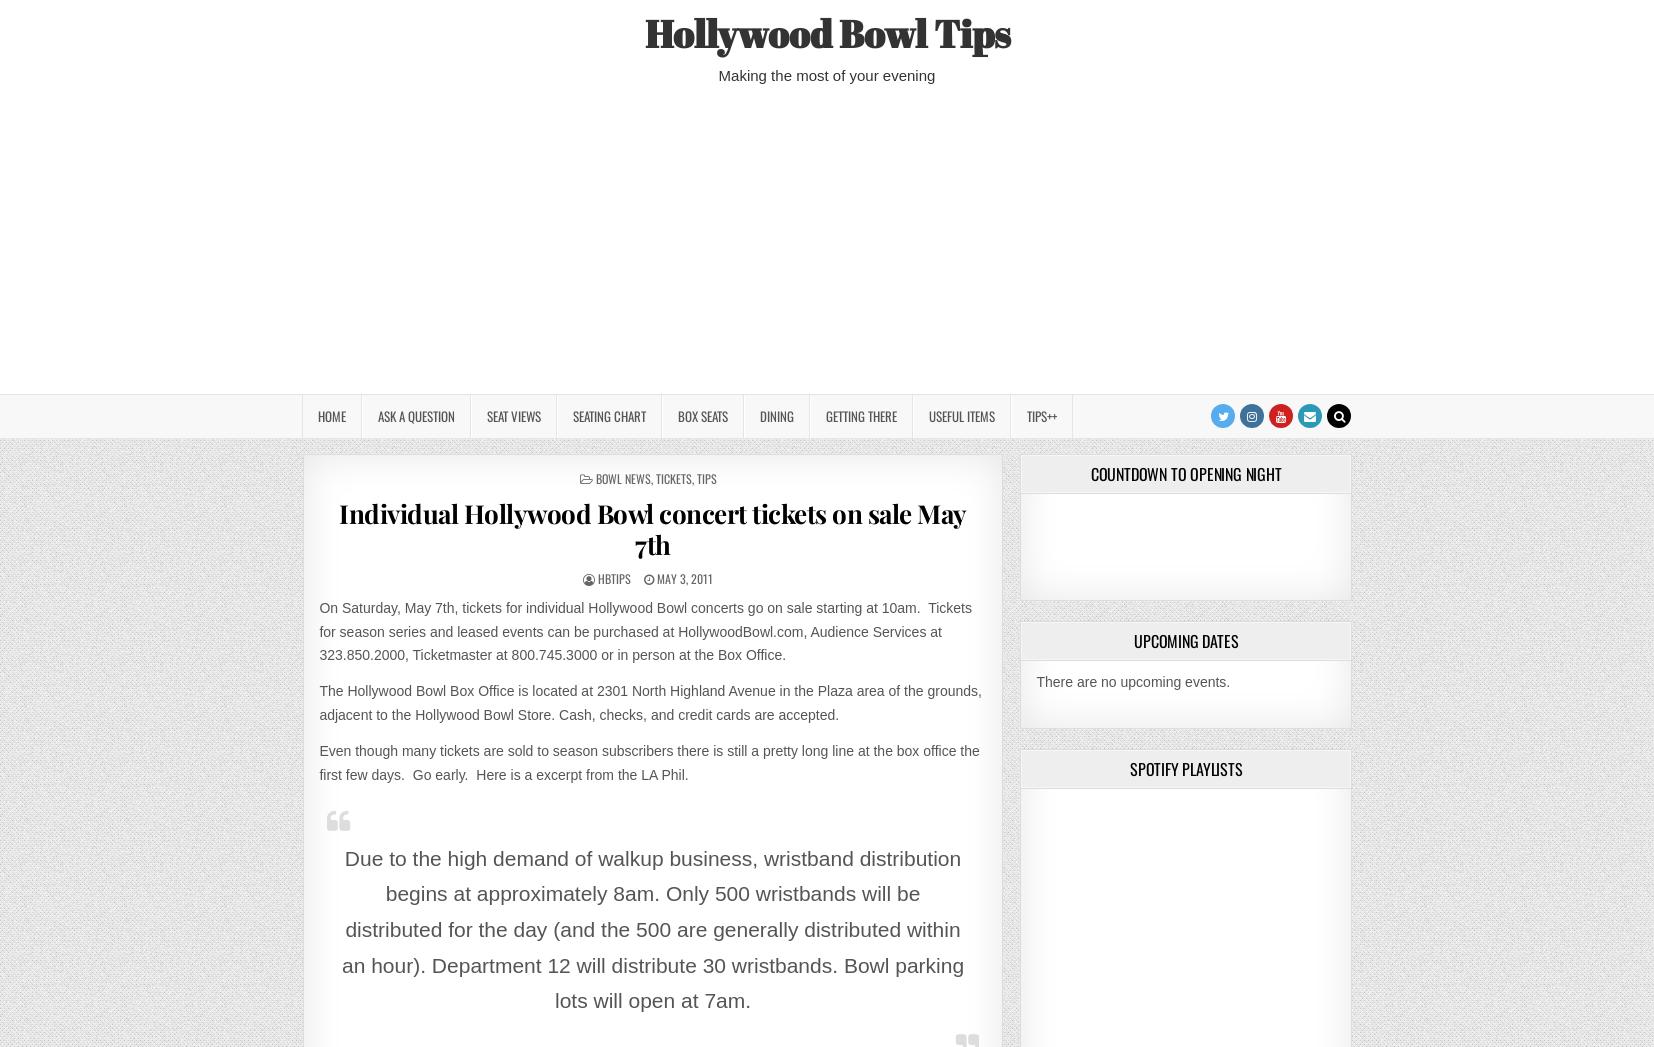 Image resolution: width=1654 pixels, height=1047 pixels. Describe the element at coordinates (1184, 766) in the screenshot. I see `'Spotify Playlists'` at that location.